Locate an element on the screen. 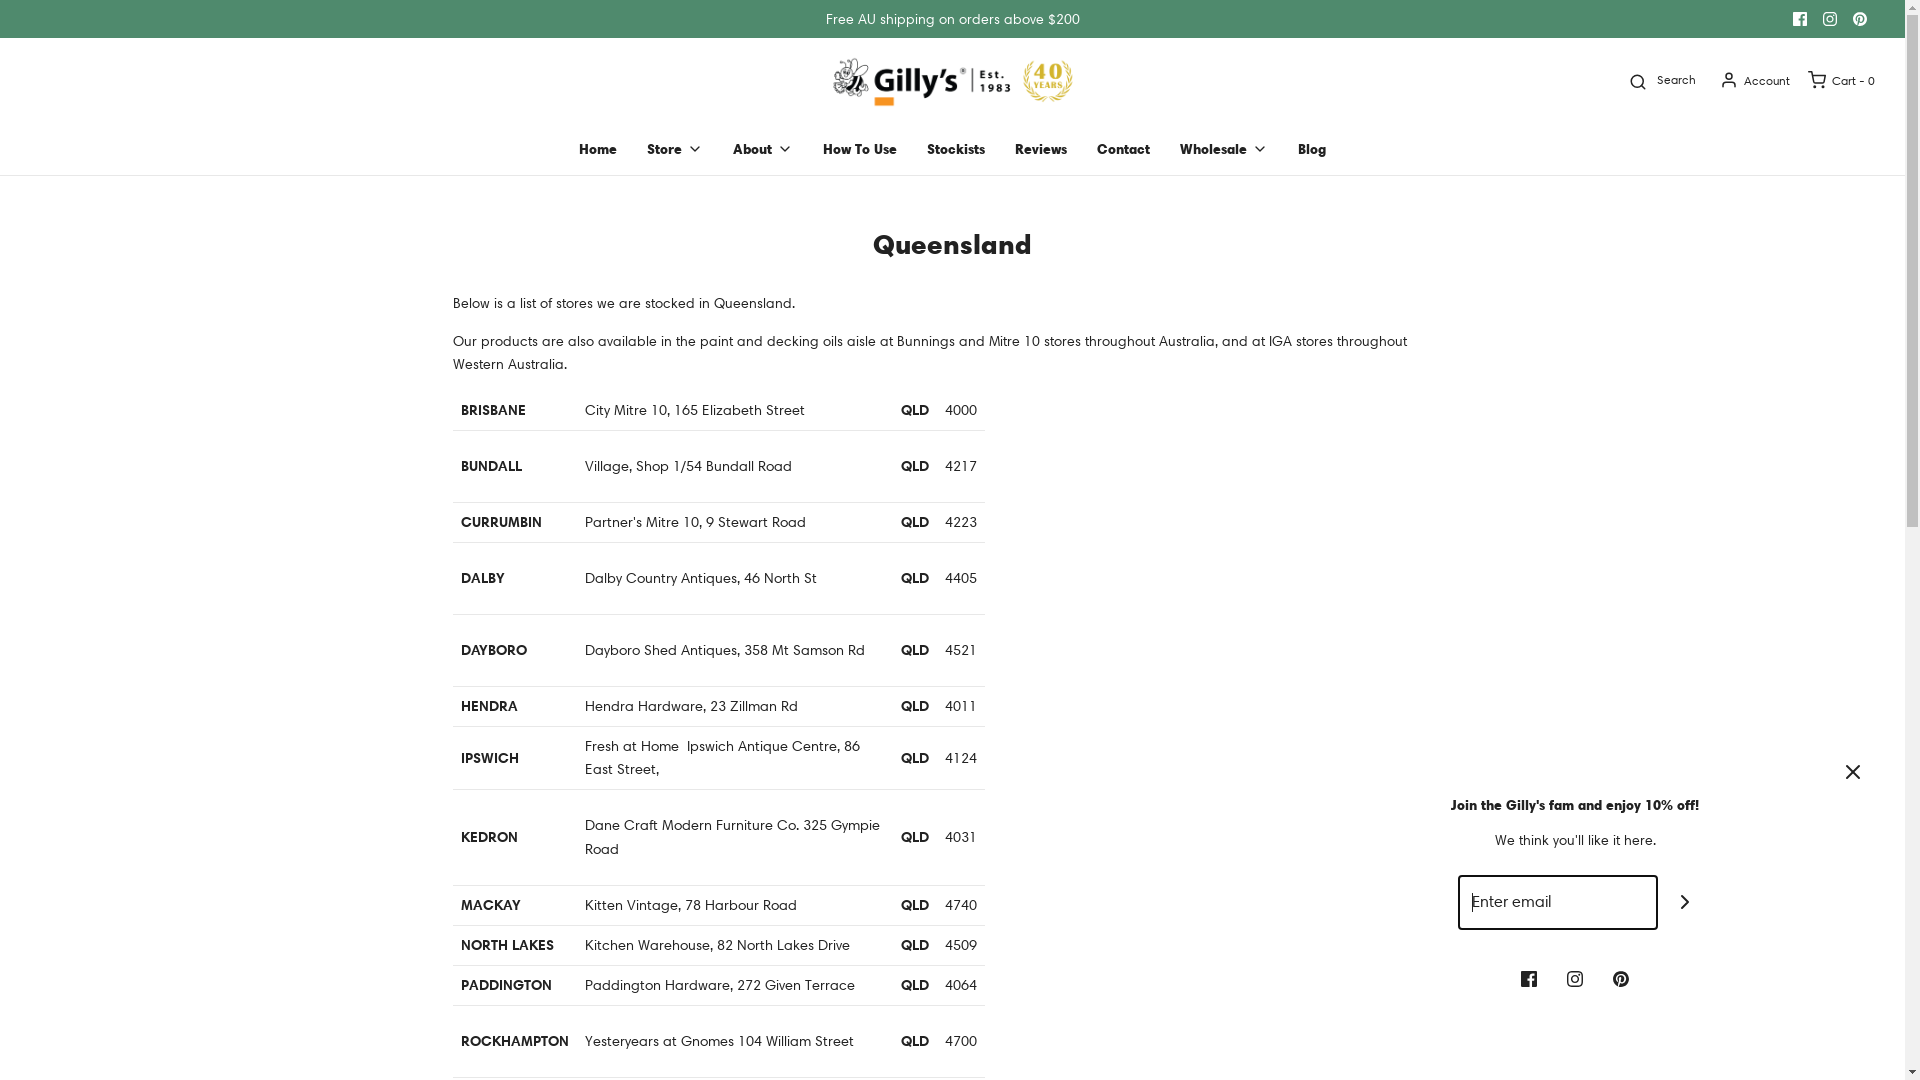 This screenshot has width=1920, height=1080. 'Hendra Hardware' is located at coordinates (643, 704).